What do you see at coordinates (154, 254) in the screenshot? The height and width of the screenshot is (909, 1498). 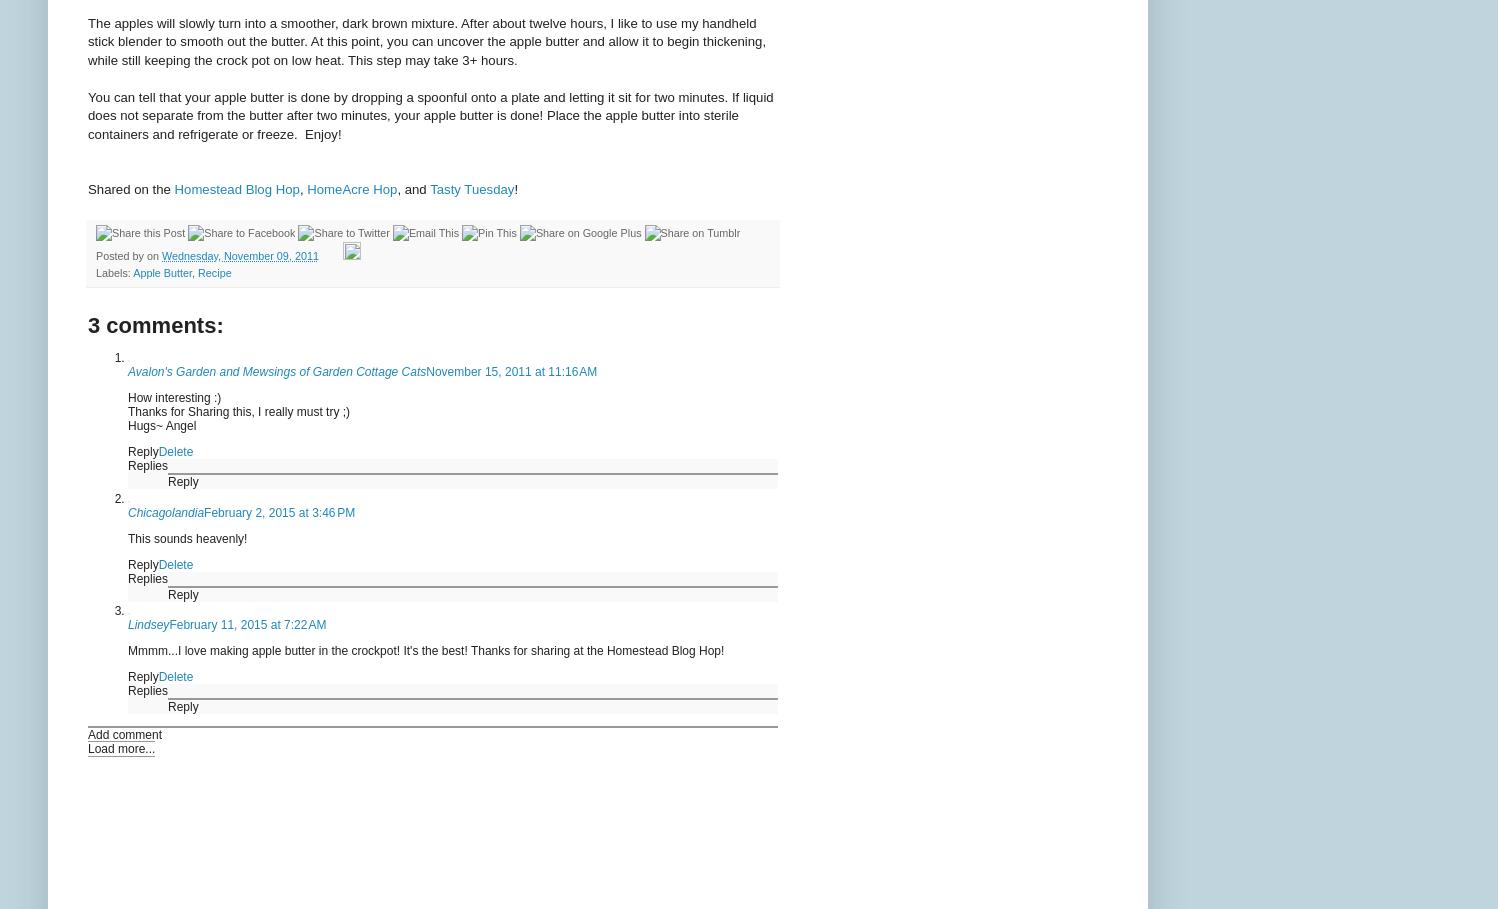 I see `'on'` at bounding box center [154, 254].